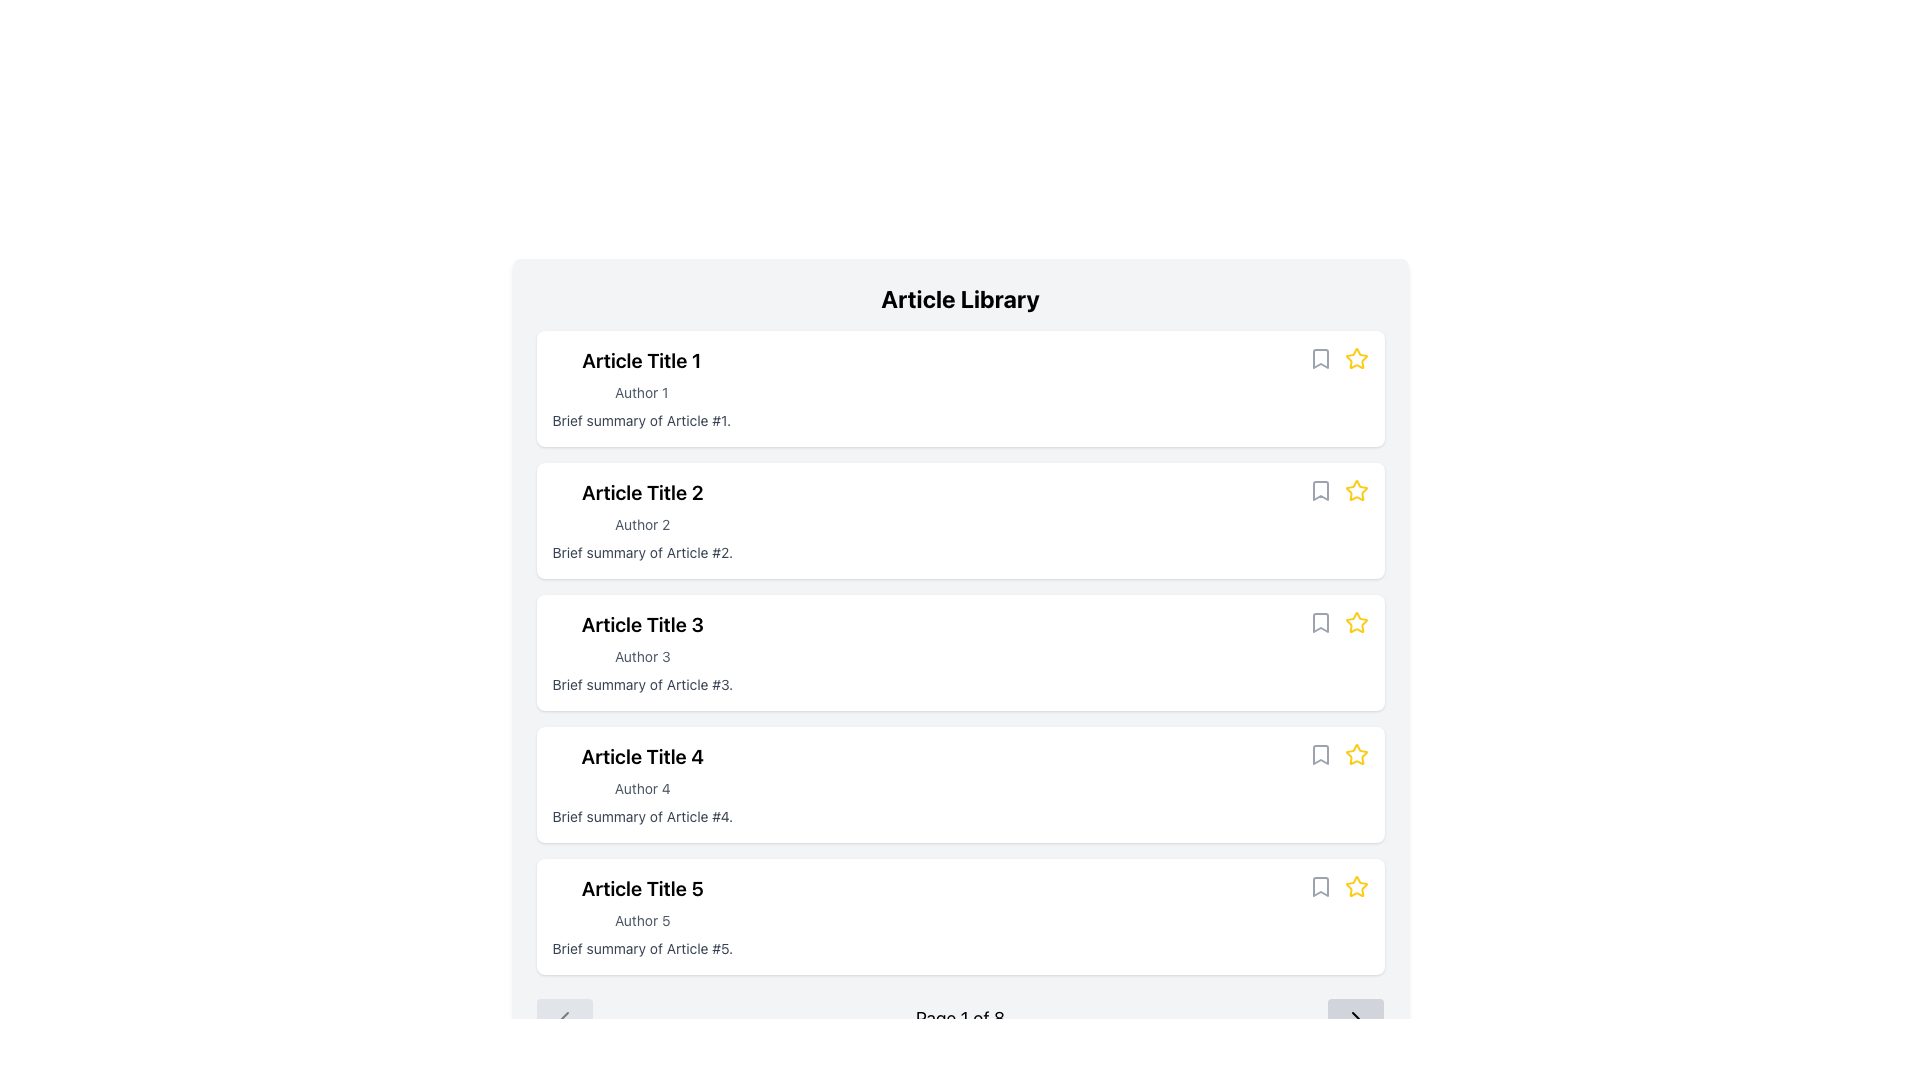 This screenshot has width=1920, height=1080. What do you see at coordinates (1356, 620) in the screenshot?
I see `the star button located in the rightmost column of the third article ('Article Title 3')` at bounding box center [1356, 620].